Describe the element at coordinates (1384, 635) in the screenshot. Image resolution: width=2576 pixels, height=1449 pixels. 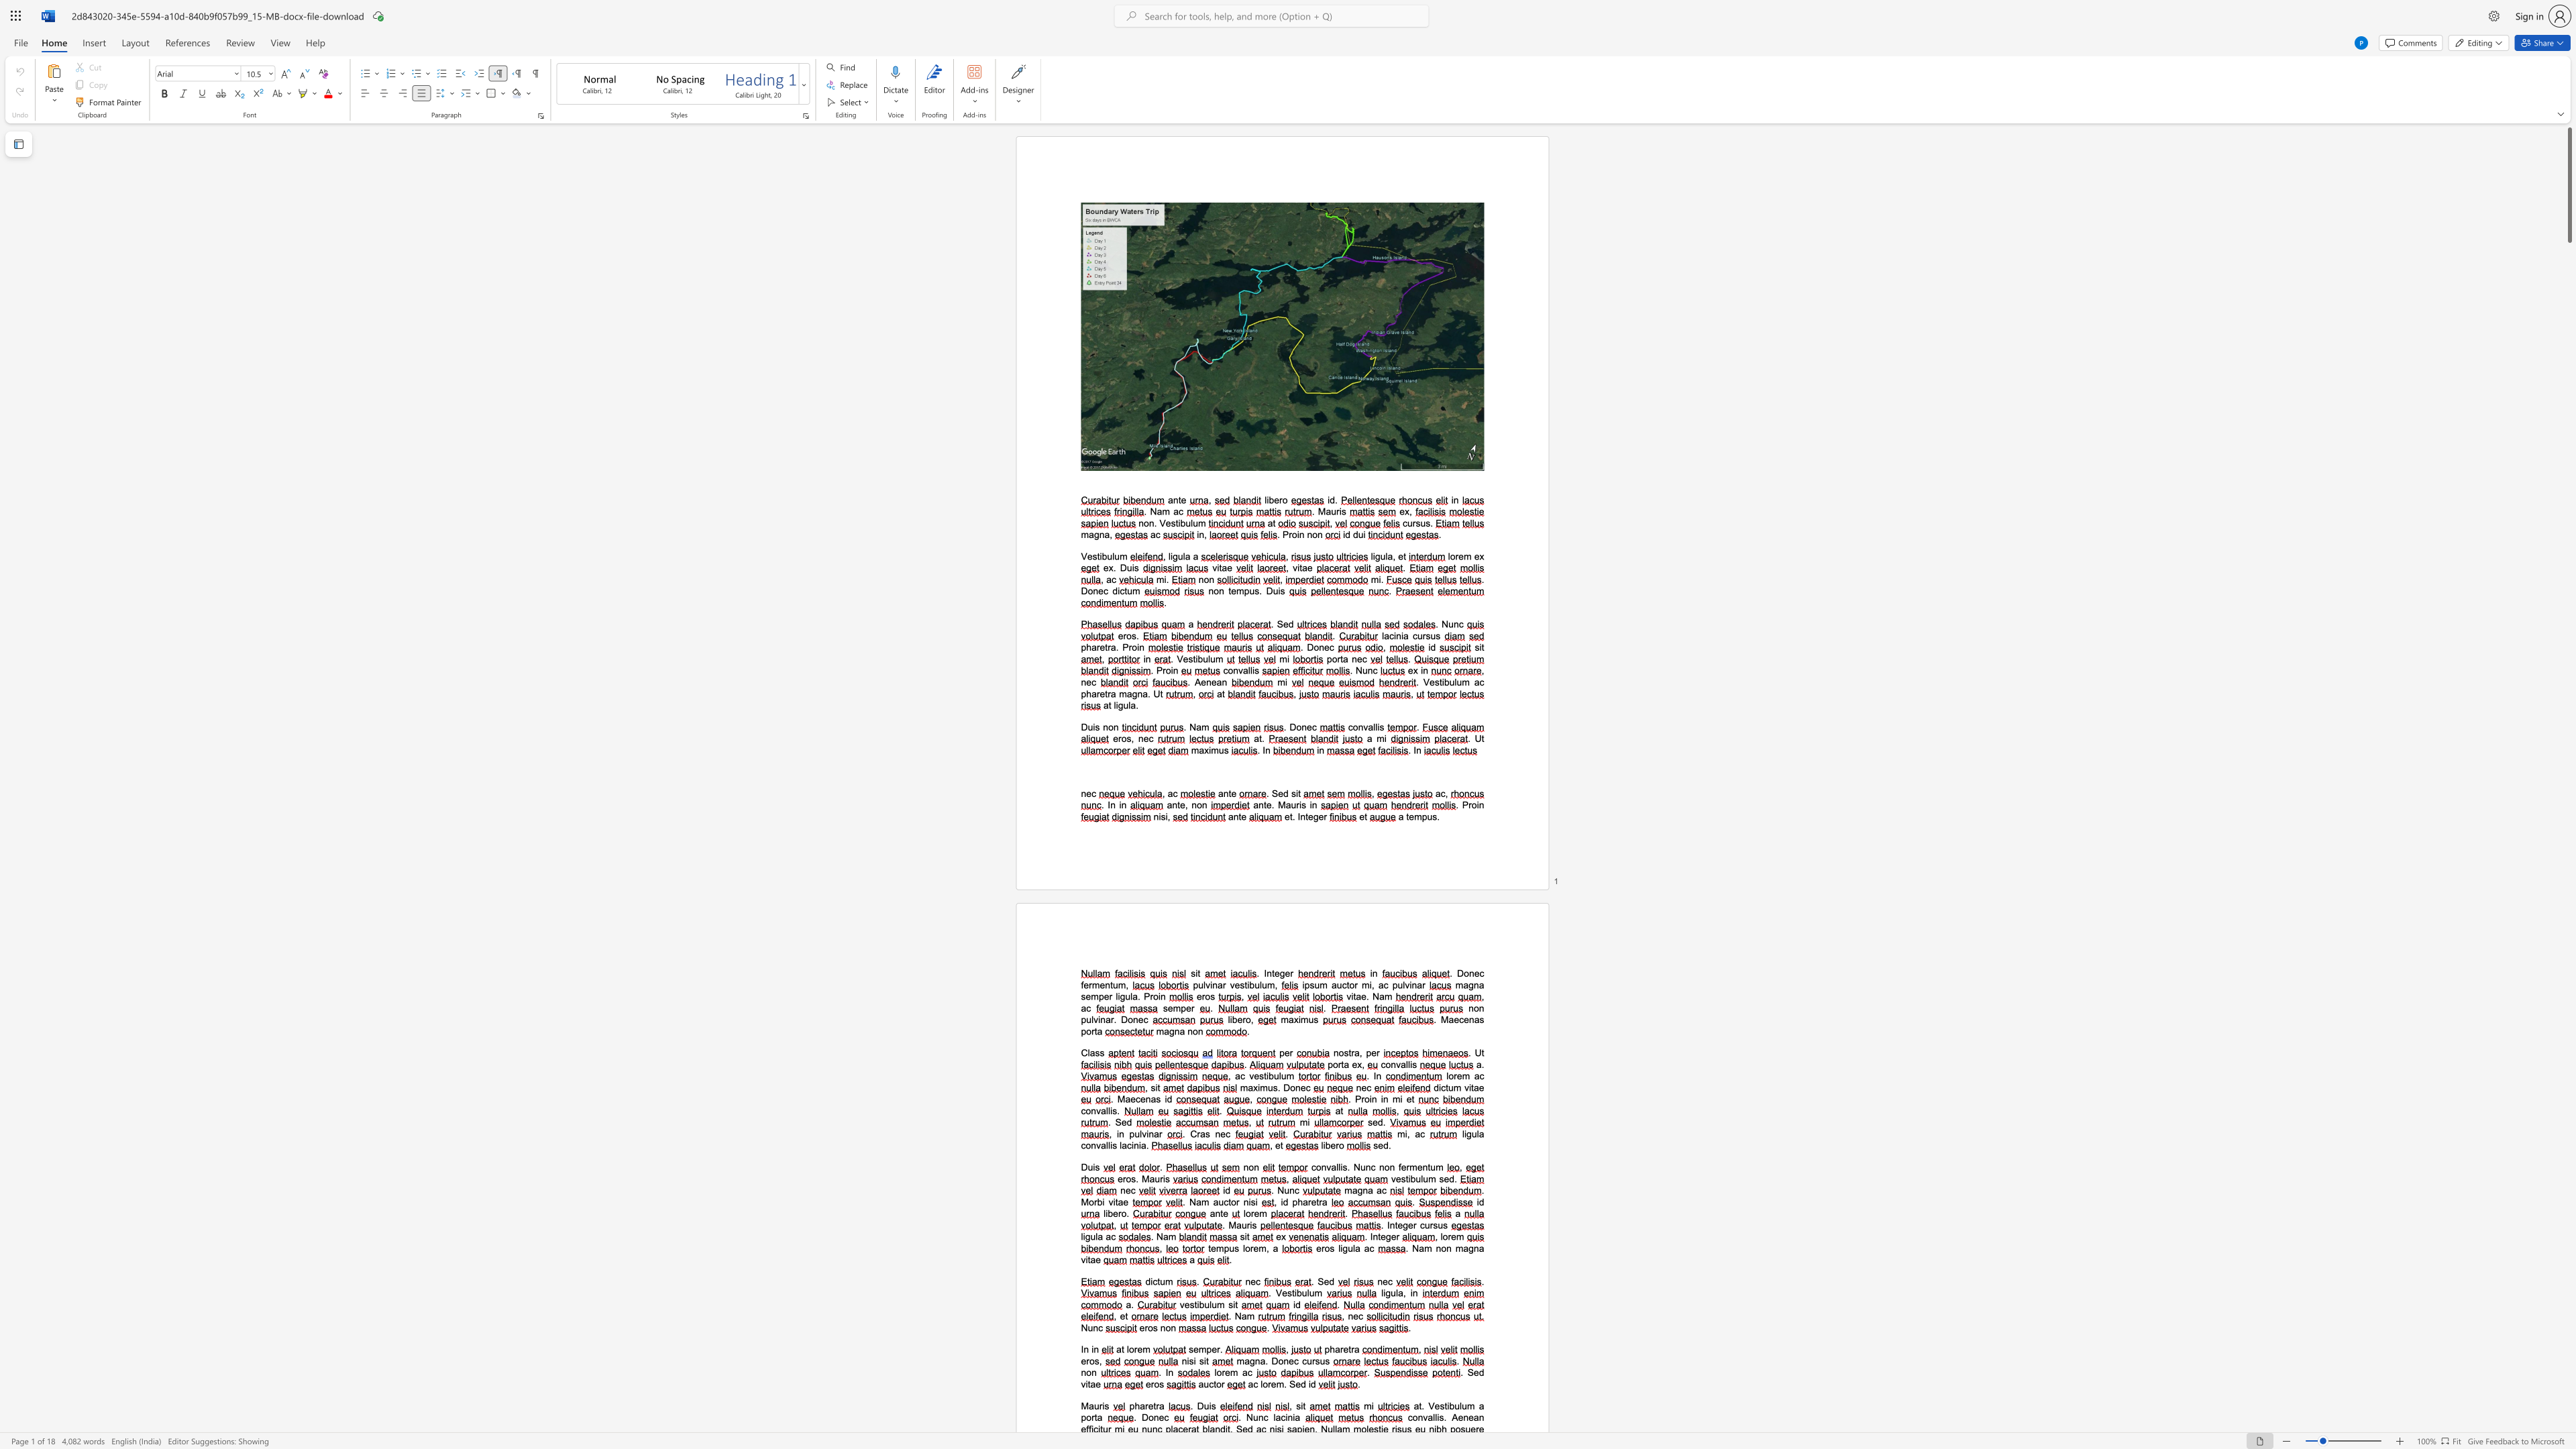
I see `the space between the continuous character "l" and "a" in the text` at that location.